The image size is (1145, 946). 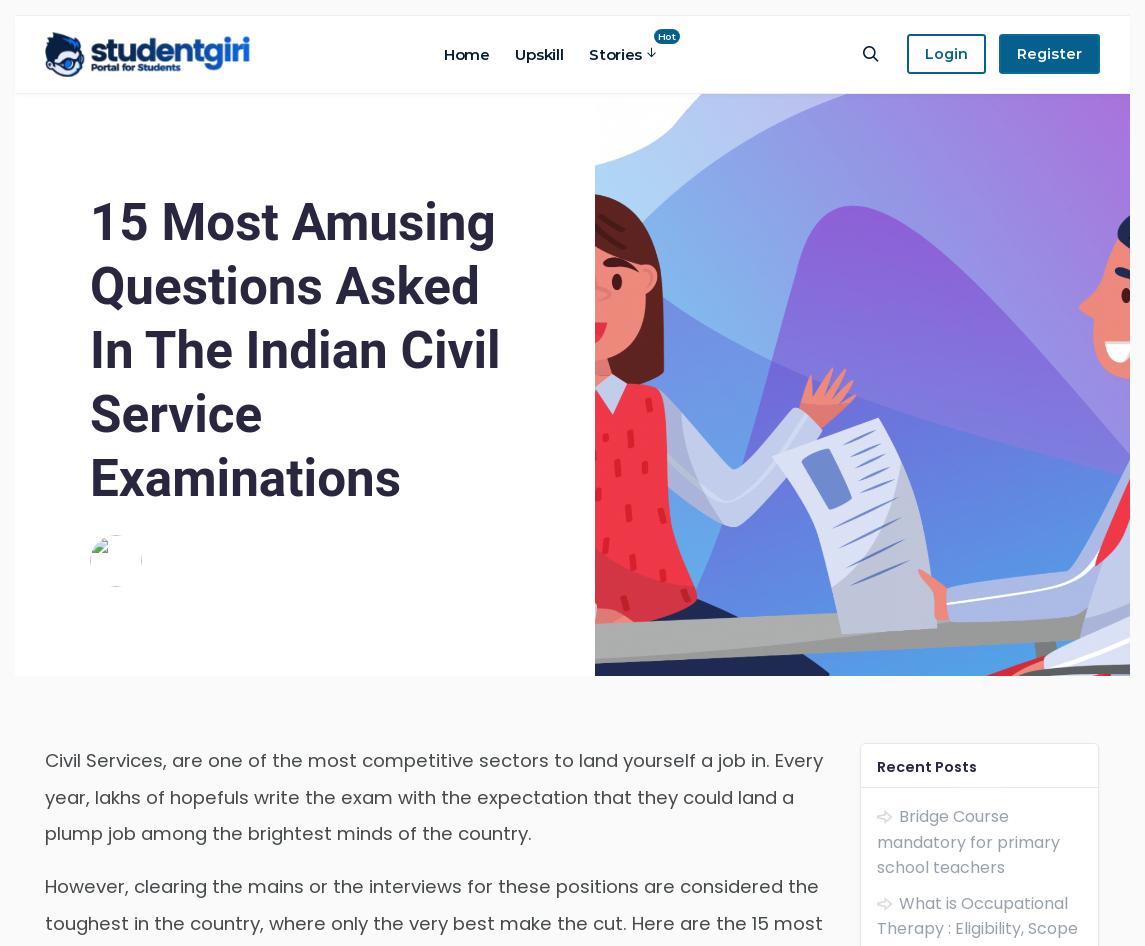 What do you see at coordinates (614, 53) in the screenshot?
I see `'Stories'` at bounding box center [614, 53].